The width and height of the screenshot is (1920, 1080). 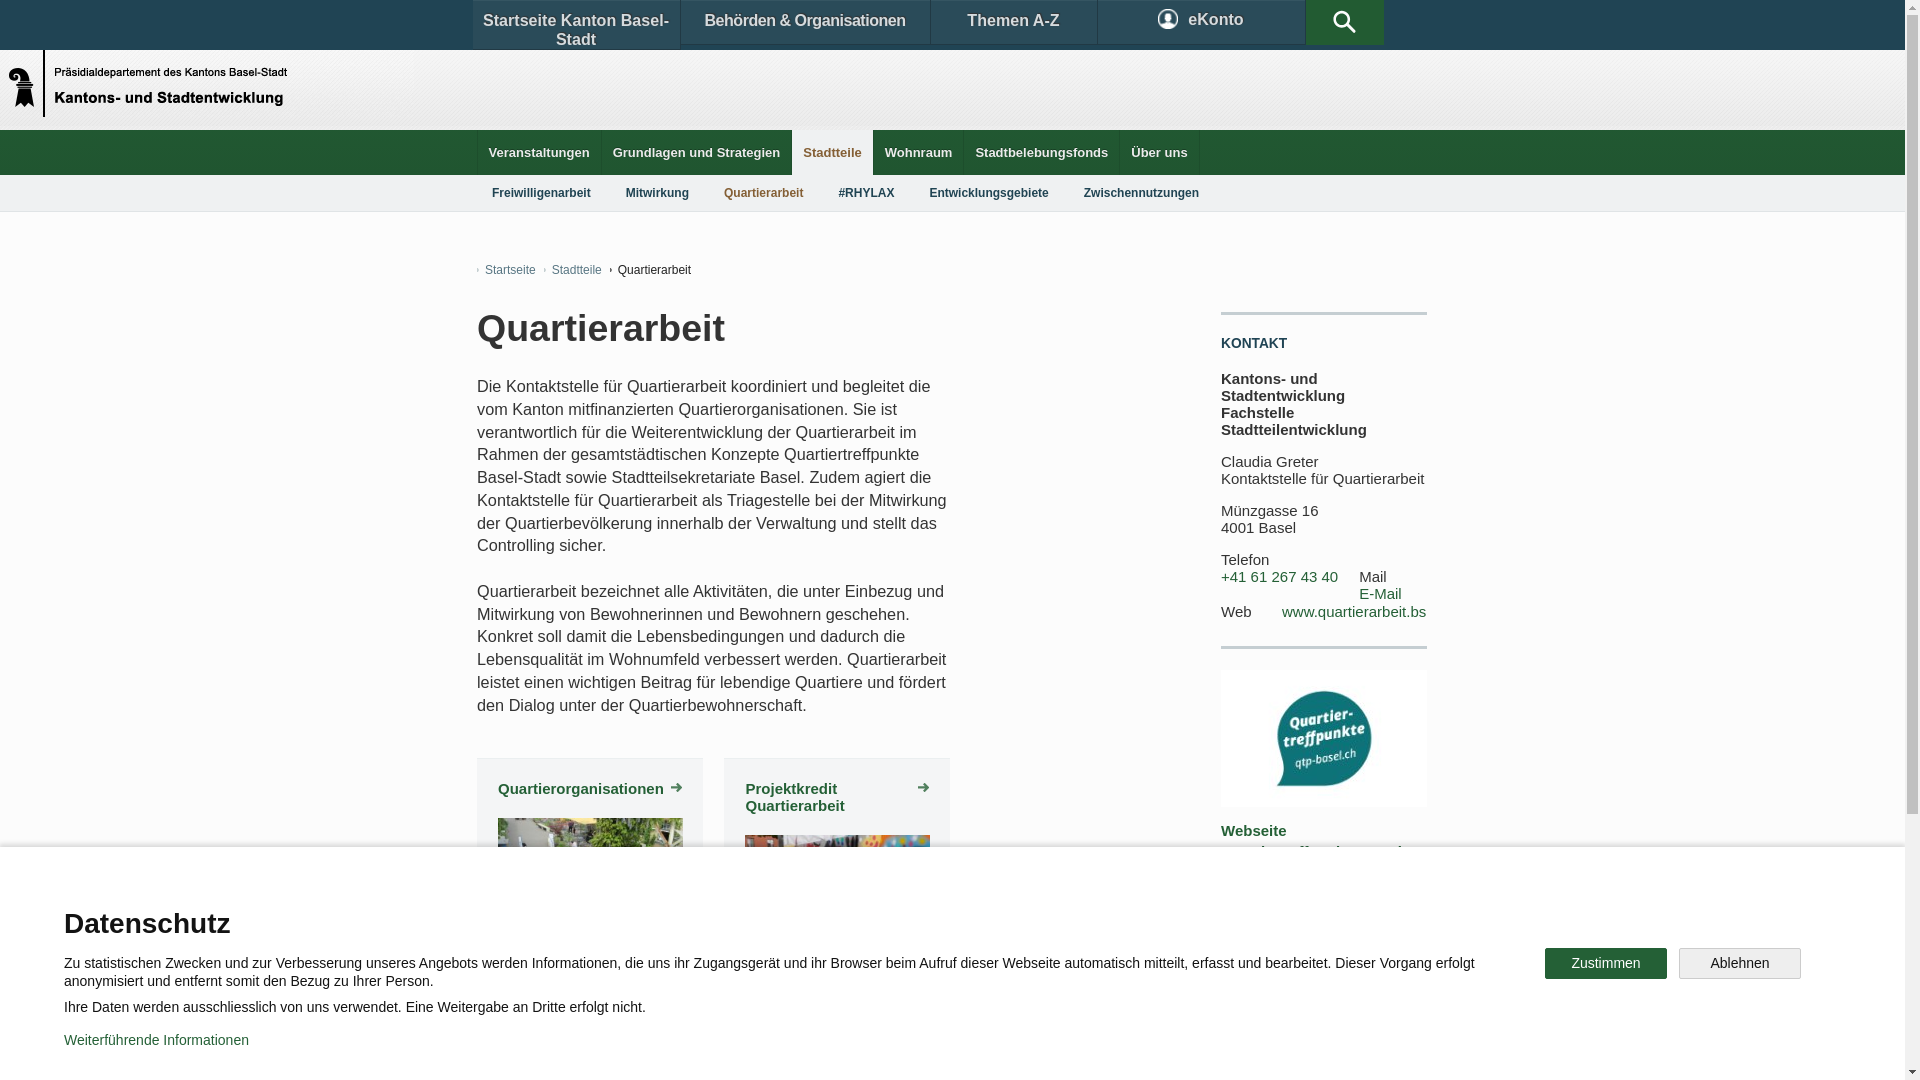 What do you see at coordinates (1012, 22) in the screenshot?
I see `'Themen A-Z'` at bounding box center [1012, 22].